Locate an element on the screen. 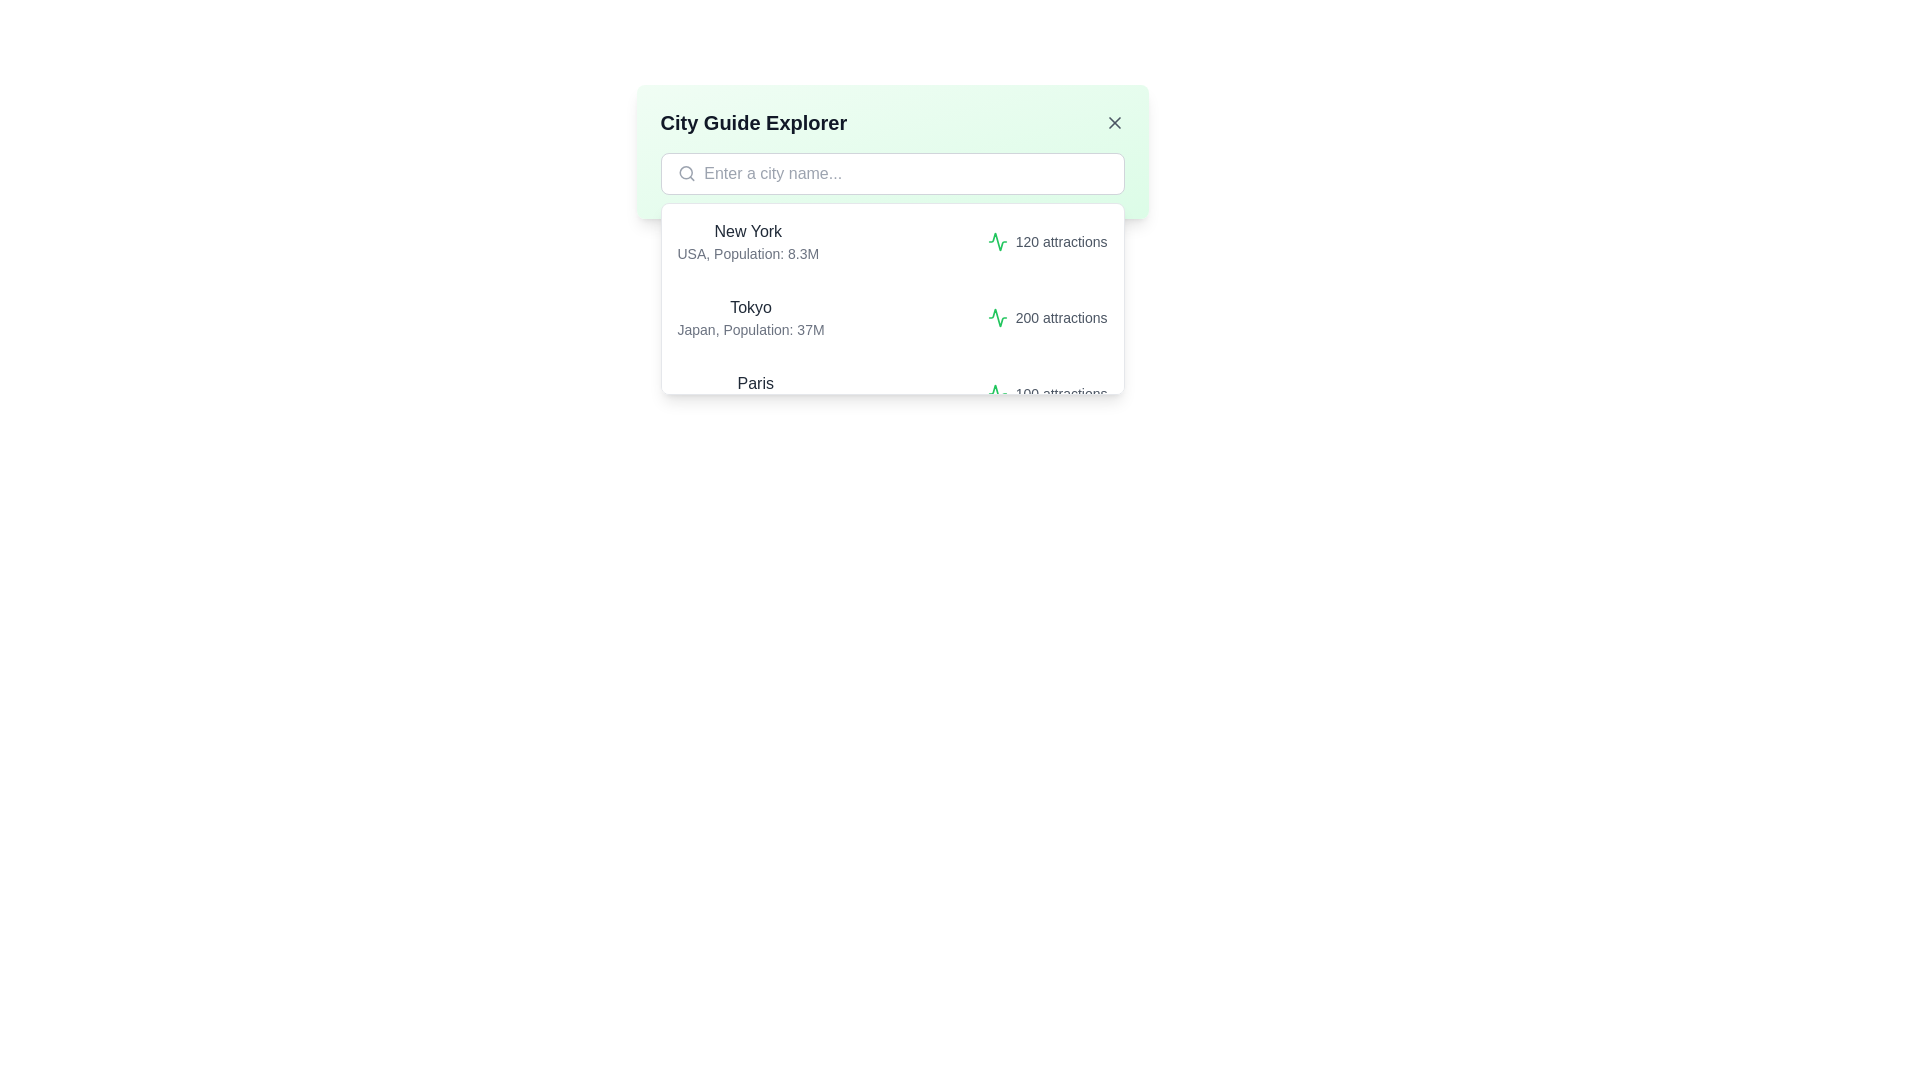 The width and height of the screenshot is (1920, 1080). the close button icon located in the top-right corner of the 'City Guide Explorer' panel is located at coordinates (1113, 123).